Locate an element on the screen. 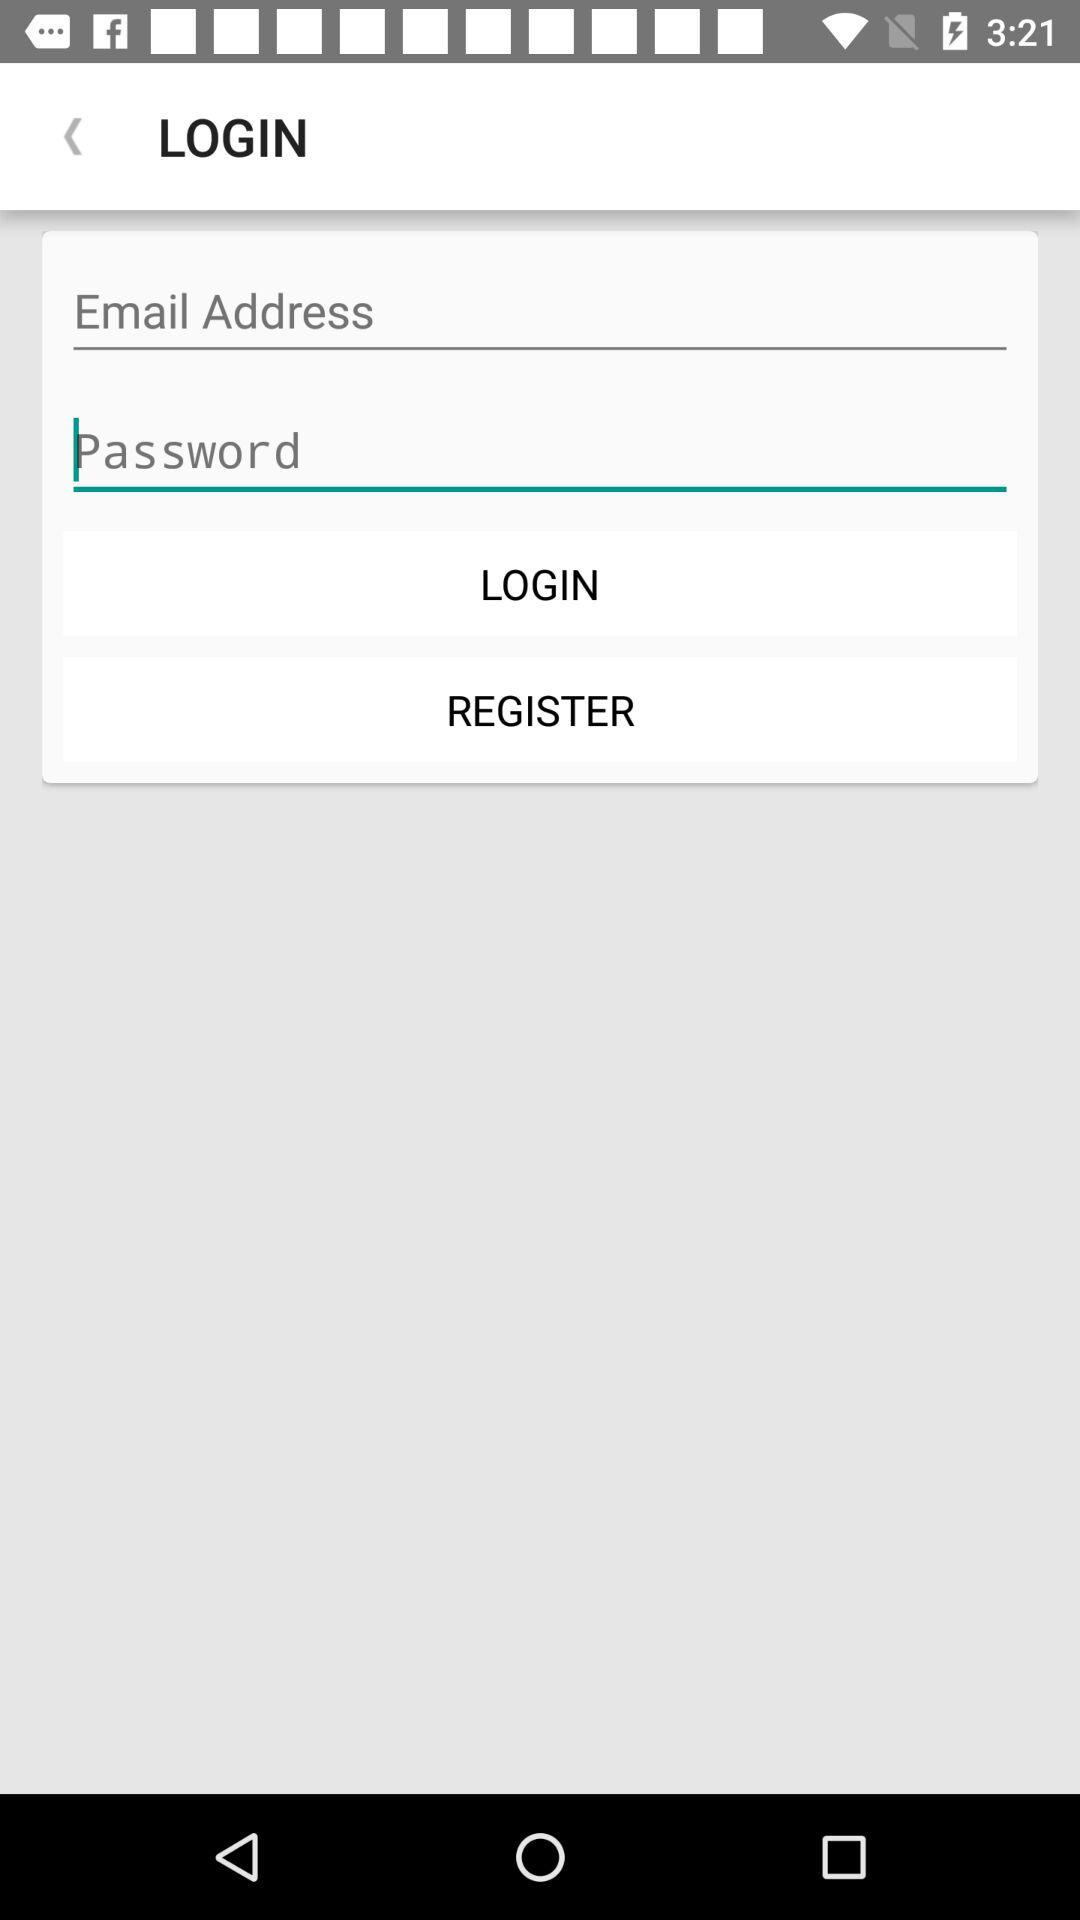  register icon is located at coordinates (540, 709).